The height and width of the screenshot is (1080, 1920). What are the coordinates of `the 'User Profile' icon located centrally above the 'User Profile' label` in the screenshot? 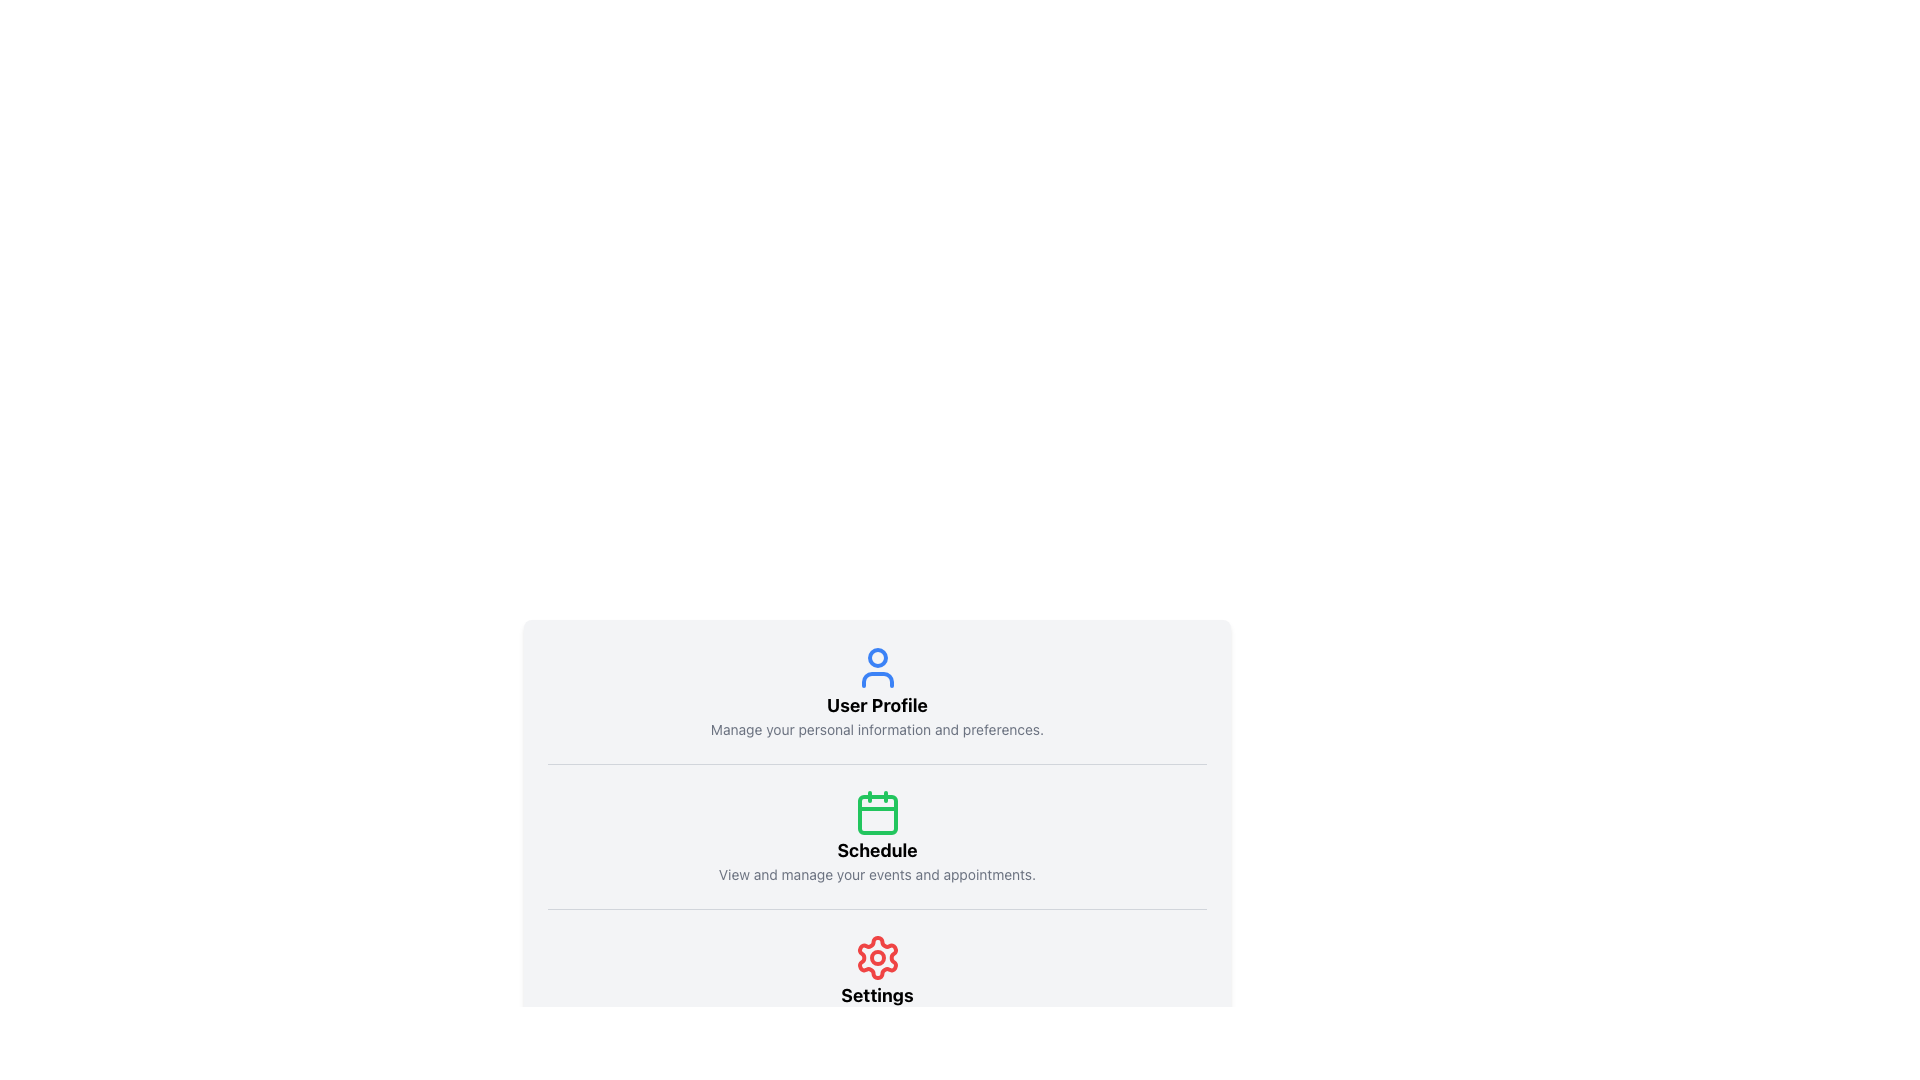 It's located at (877, 667).